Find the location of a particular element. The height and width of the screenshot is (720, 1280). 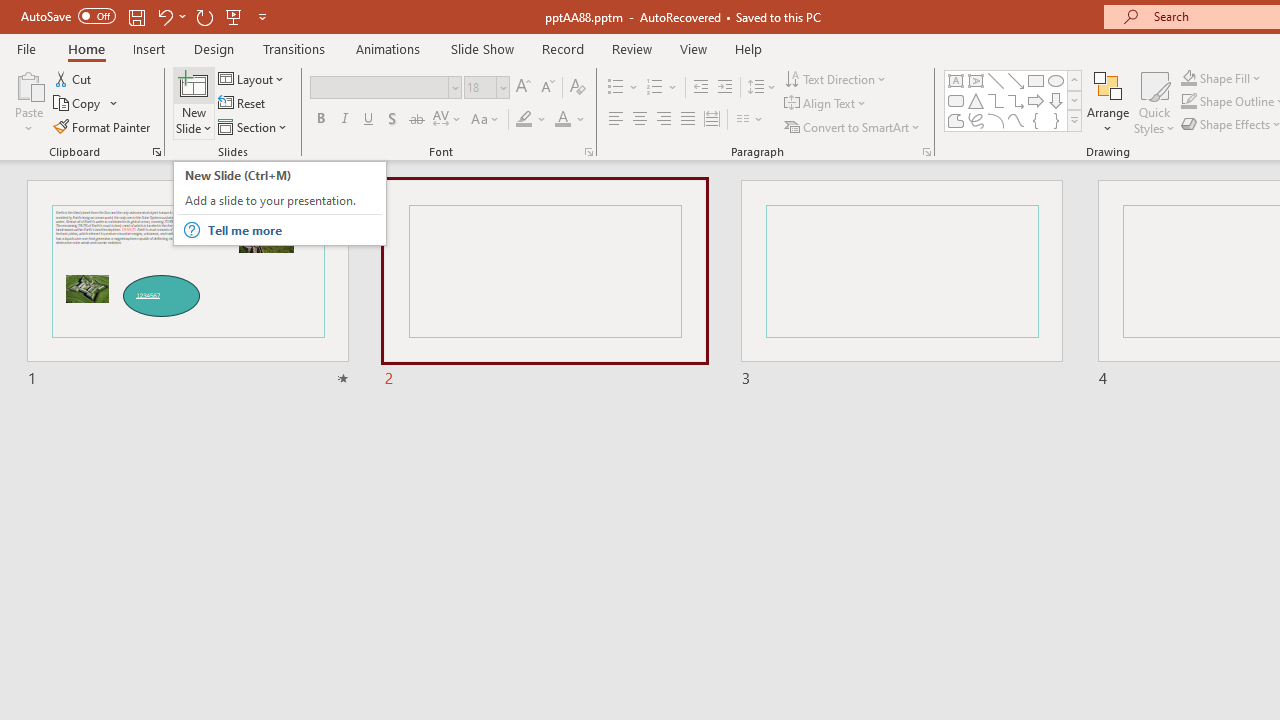

'Strikethrough' is located at coordinates (415, 119).